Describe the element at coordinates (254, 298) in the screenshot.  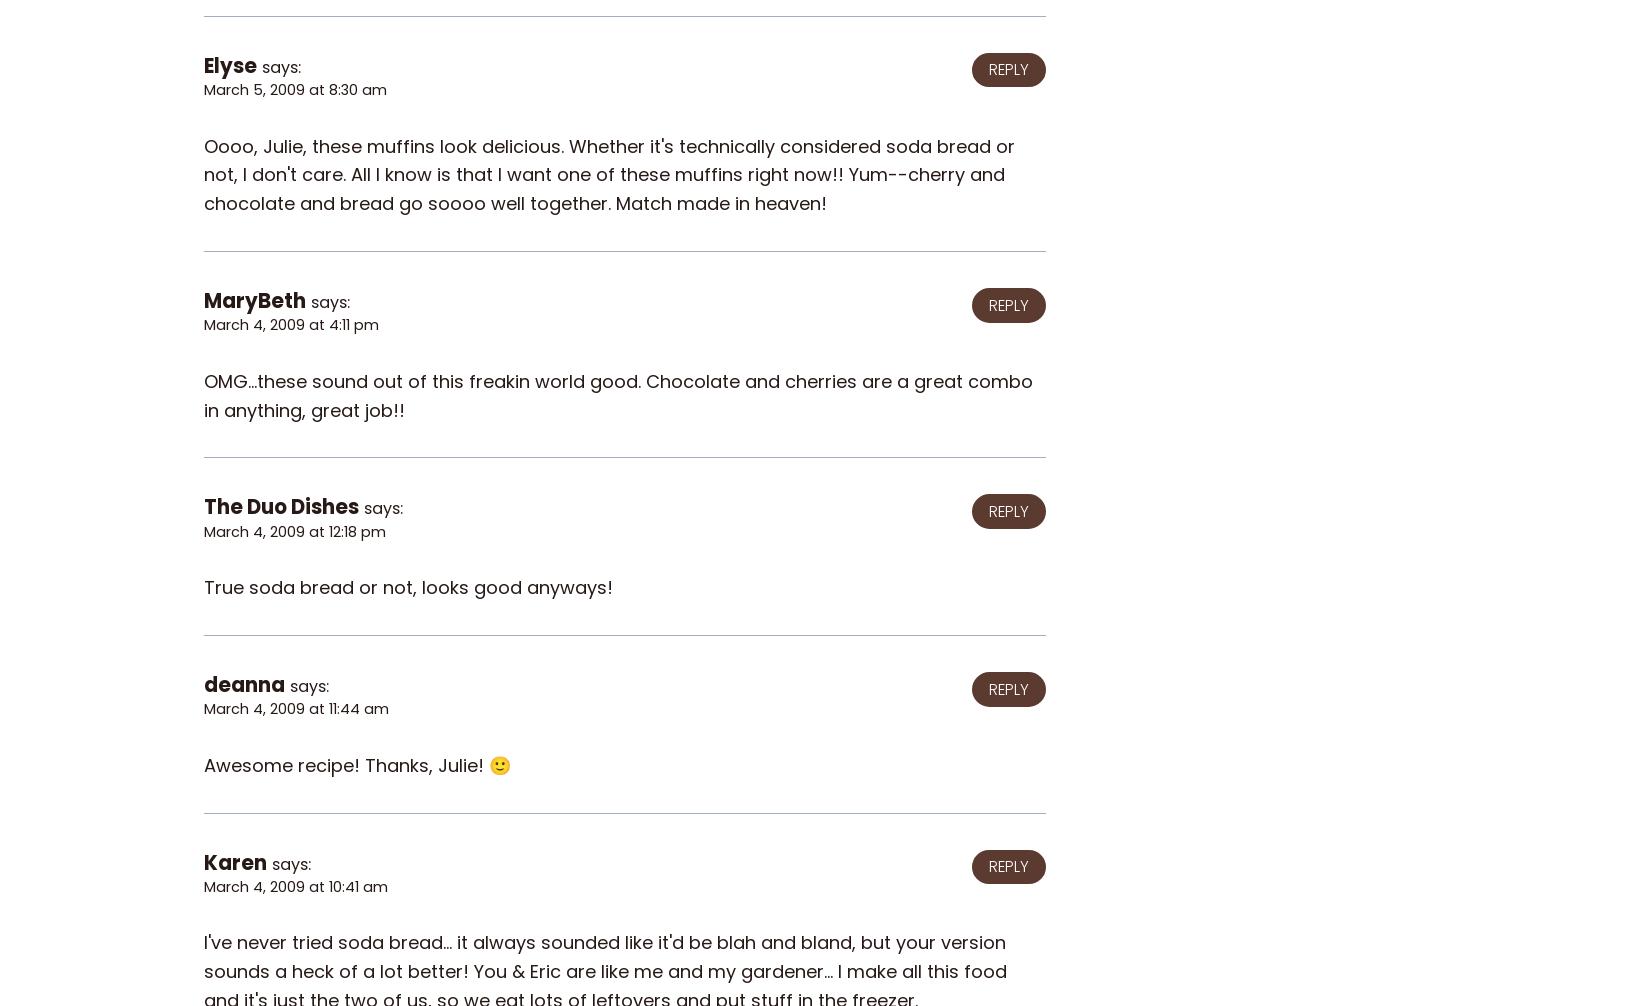
I see `'MaryBeth'` at that location.